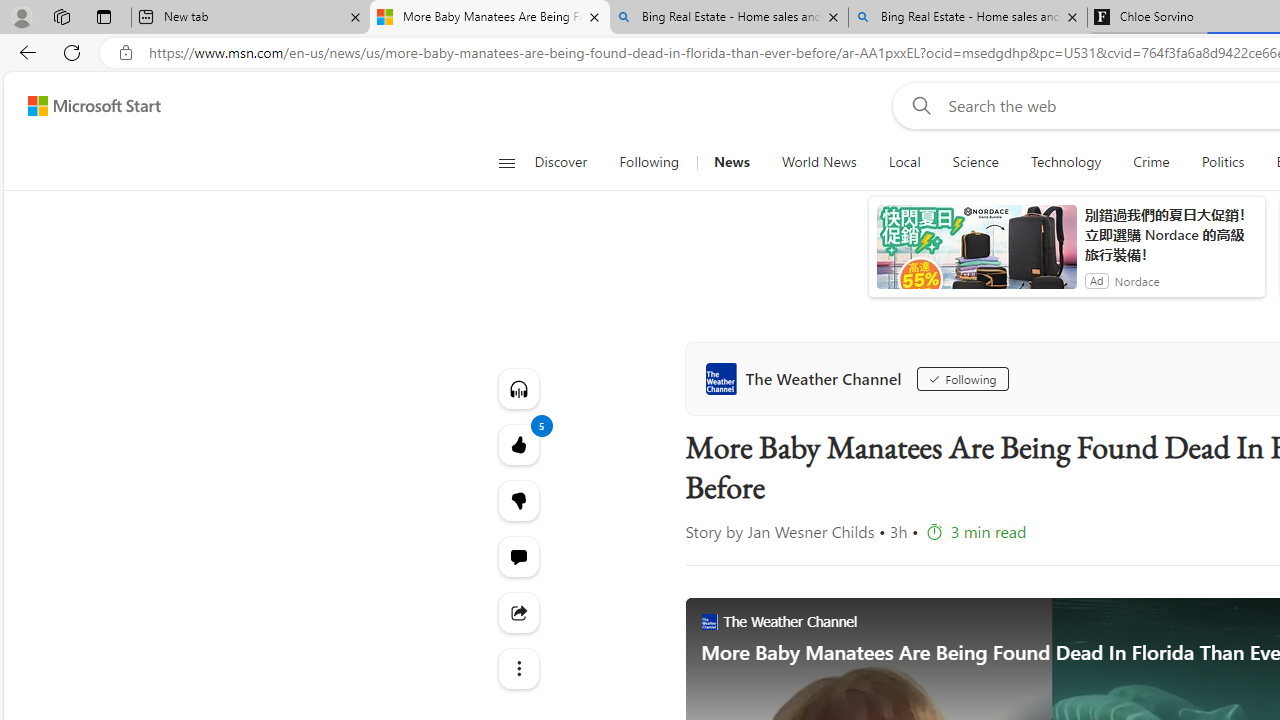 The width and height of the screenshot is (1280, 720). What do you see at coordinates (518, 556) in the screenshot?
I see `'Start the conversation'` at bounding box center [518, 556].